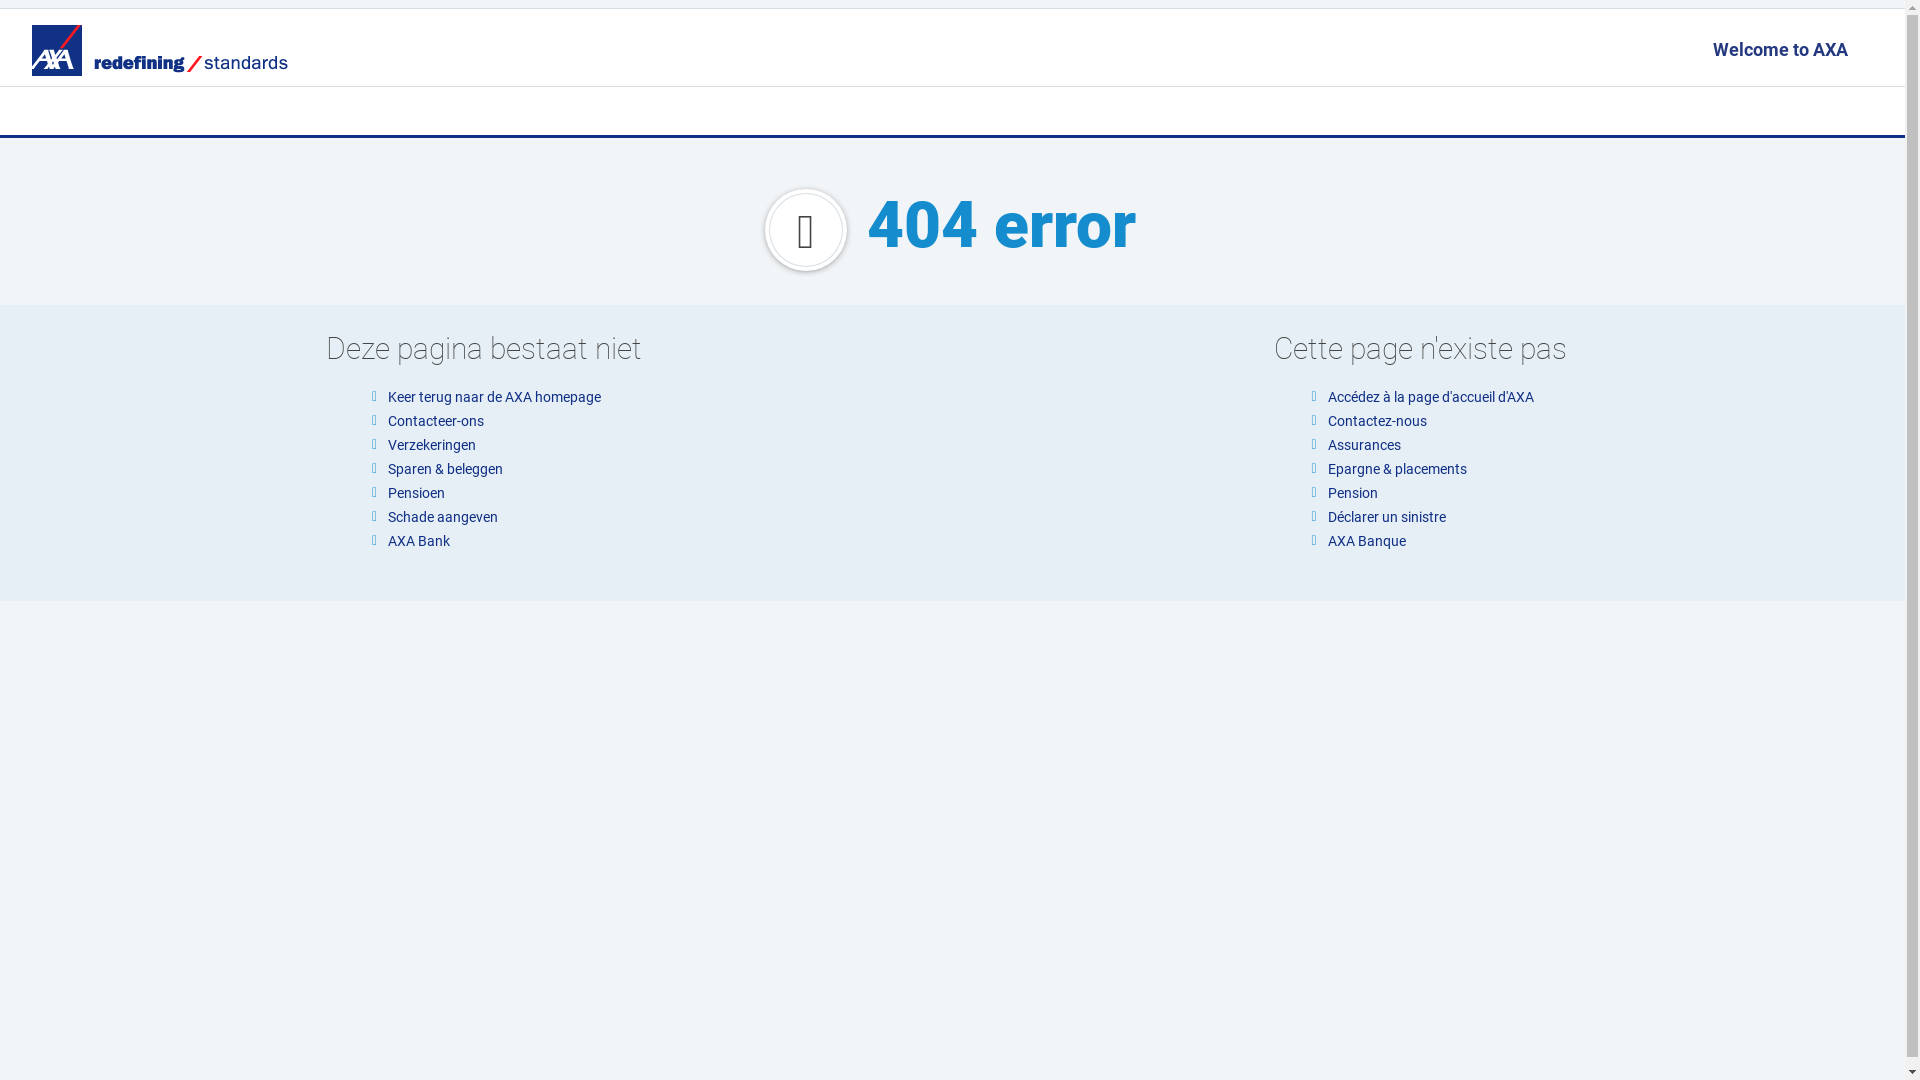 This screenshot has height=1080, width=1920. What do you see at coordinates (1353, 493) in the screenshot?
I see `'Pension'` at bounding box center [1353, 493].